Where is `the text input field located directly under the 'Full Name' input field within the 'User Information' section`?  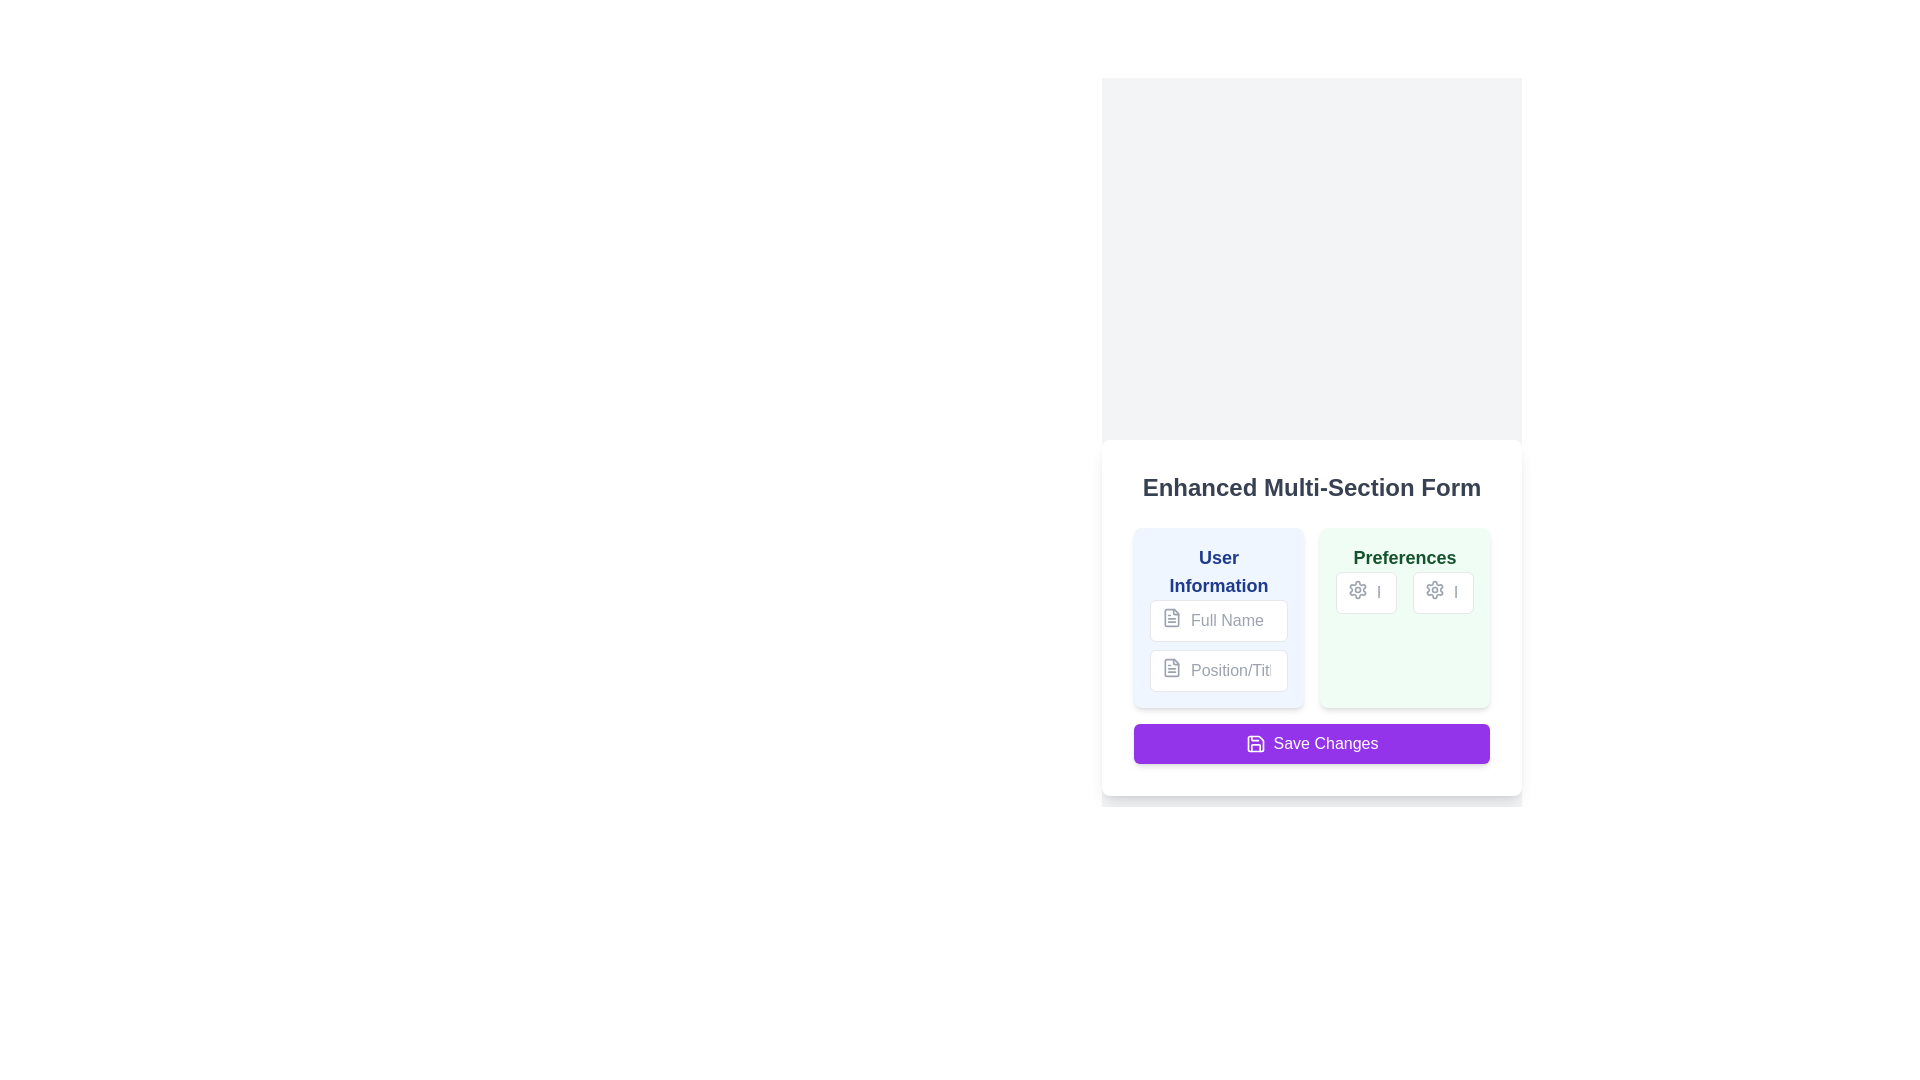
the text input field located directly under the 'Full Name' input field within the 'User Information' section is located at coordinates (1218, 671).